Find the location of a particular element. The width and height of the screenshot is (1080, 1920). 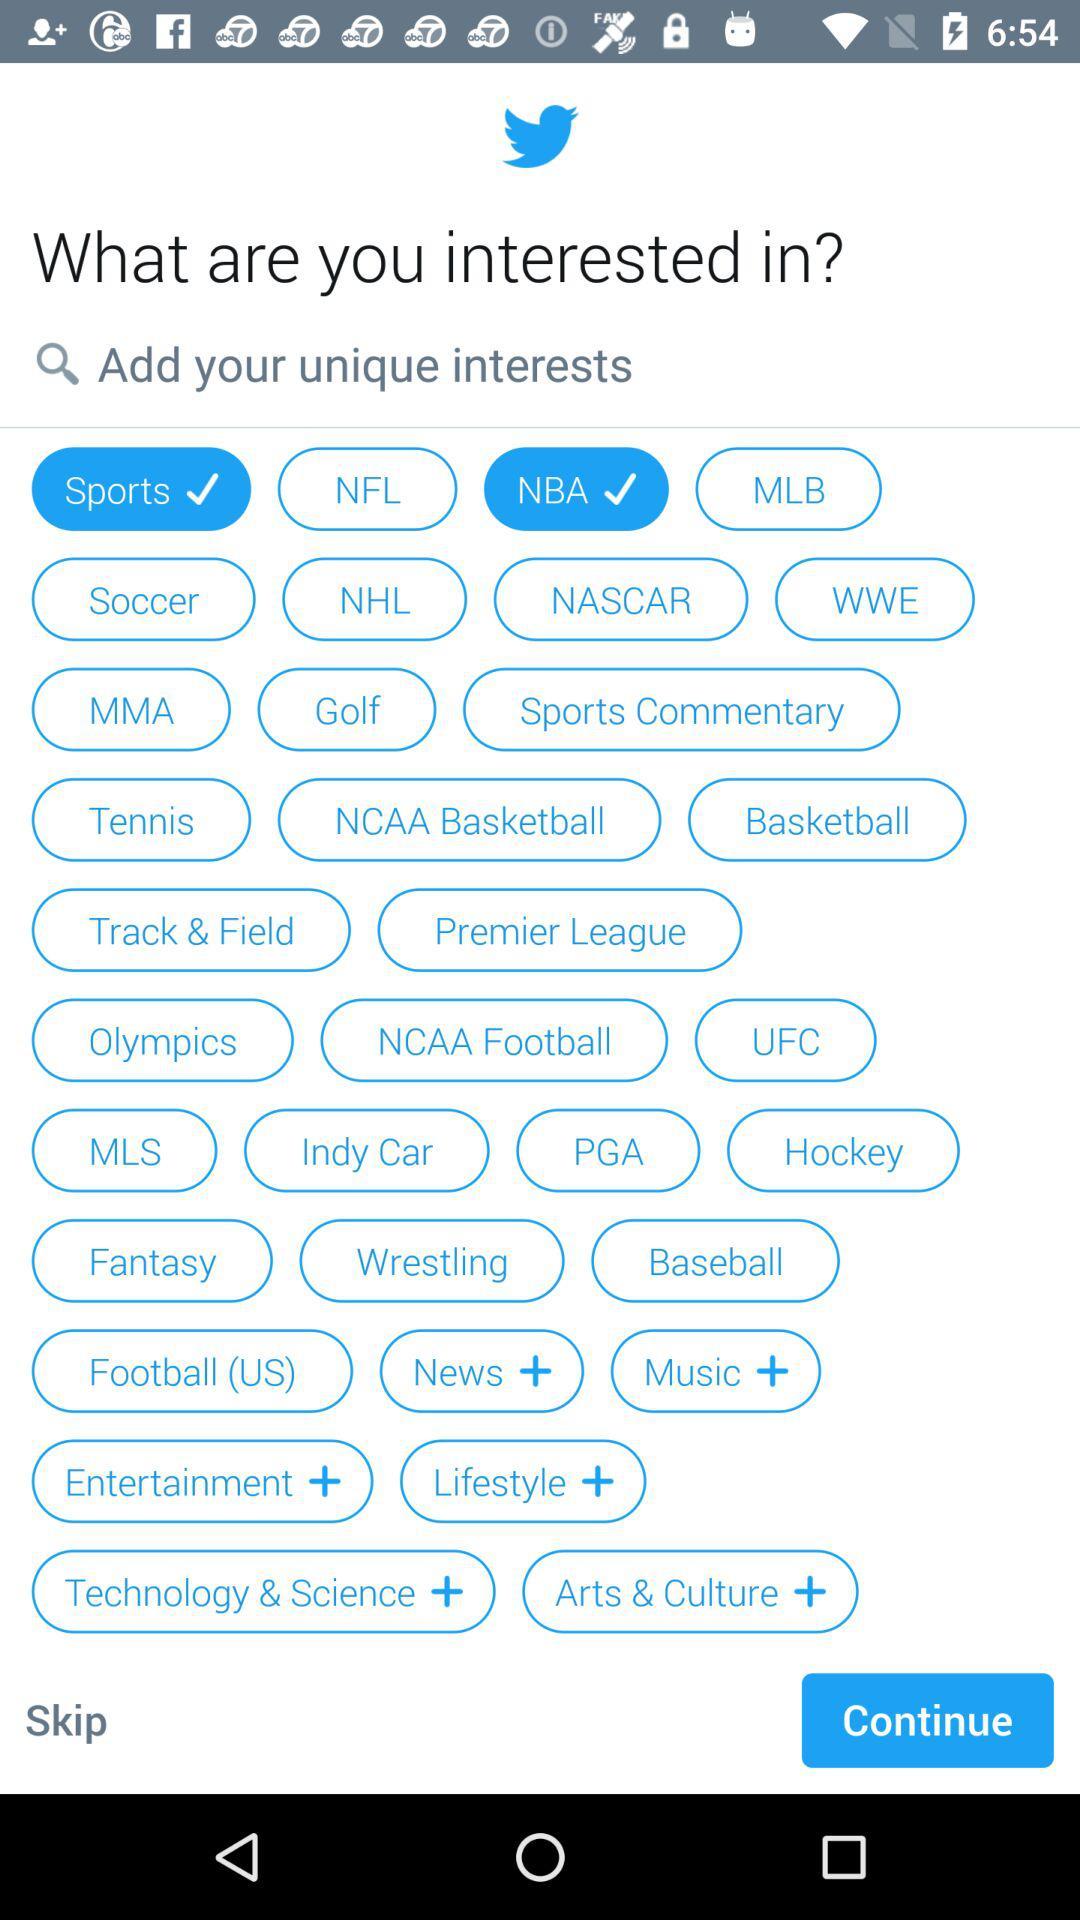

research your interests is located at coordinates (540, 363).